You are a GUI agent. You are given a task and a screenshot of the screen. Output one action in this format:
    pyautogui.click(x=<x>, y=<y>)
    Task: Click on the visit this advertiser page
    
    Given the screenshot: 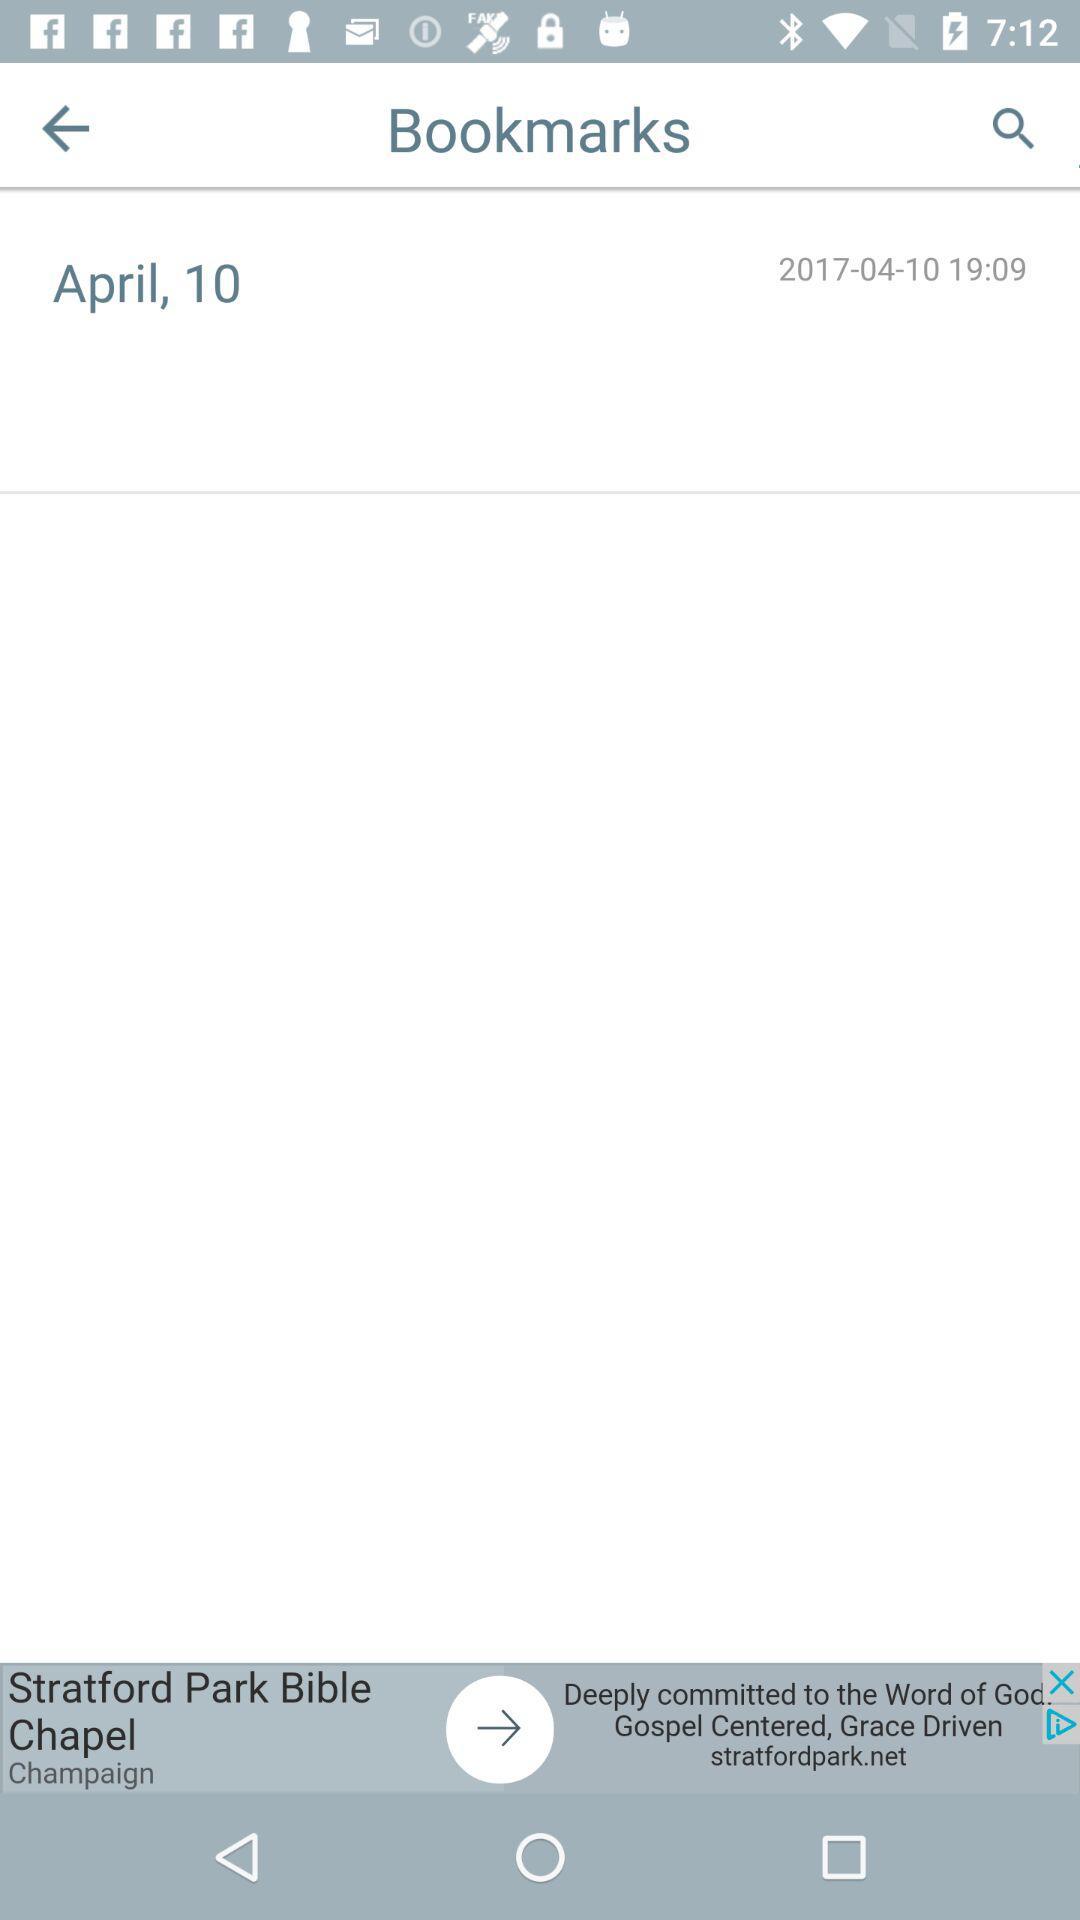 What is the action you would take?
    pyautogui.click(x=540, y=1727)
    